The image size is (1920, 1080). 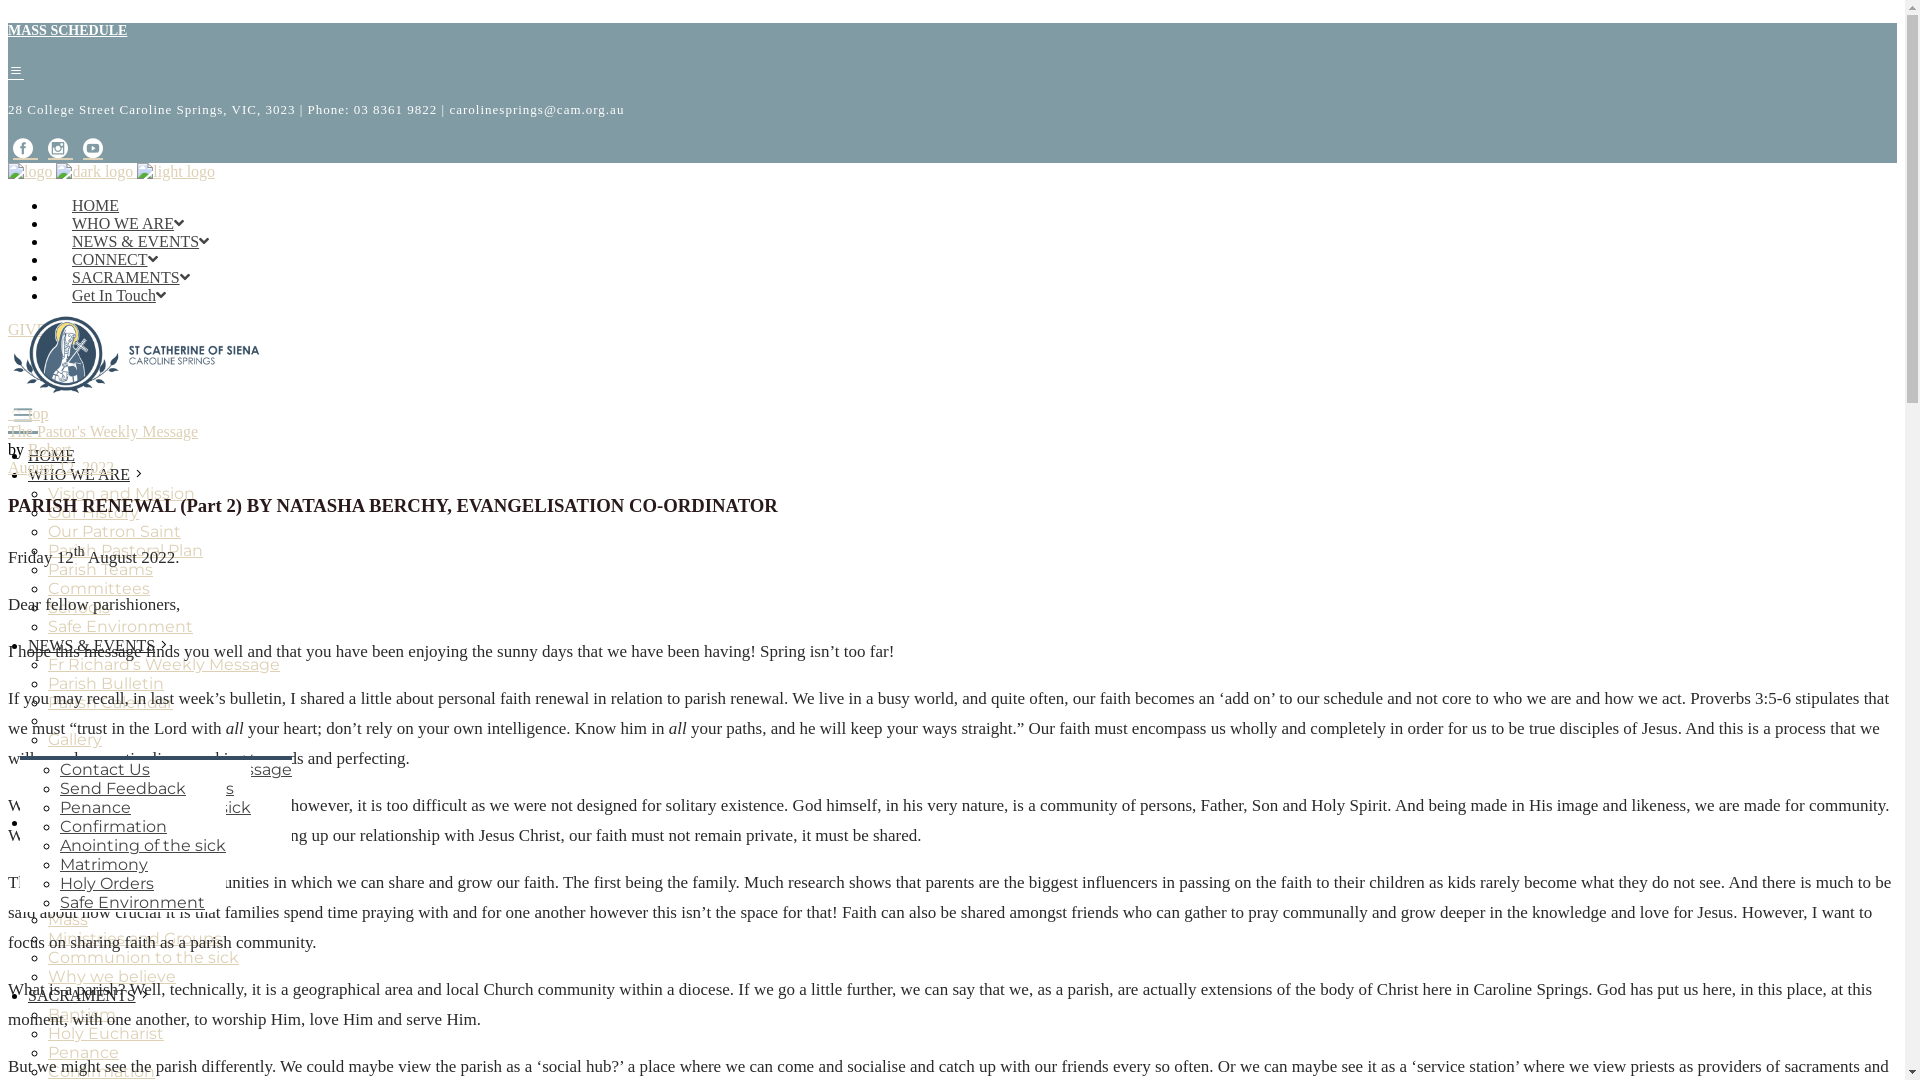 What do you see at coordinates (28, 412) in the screenshot?
I see `'top'` at bounding box center [28, 412].